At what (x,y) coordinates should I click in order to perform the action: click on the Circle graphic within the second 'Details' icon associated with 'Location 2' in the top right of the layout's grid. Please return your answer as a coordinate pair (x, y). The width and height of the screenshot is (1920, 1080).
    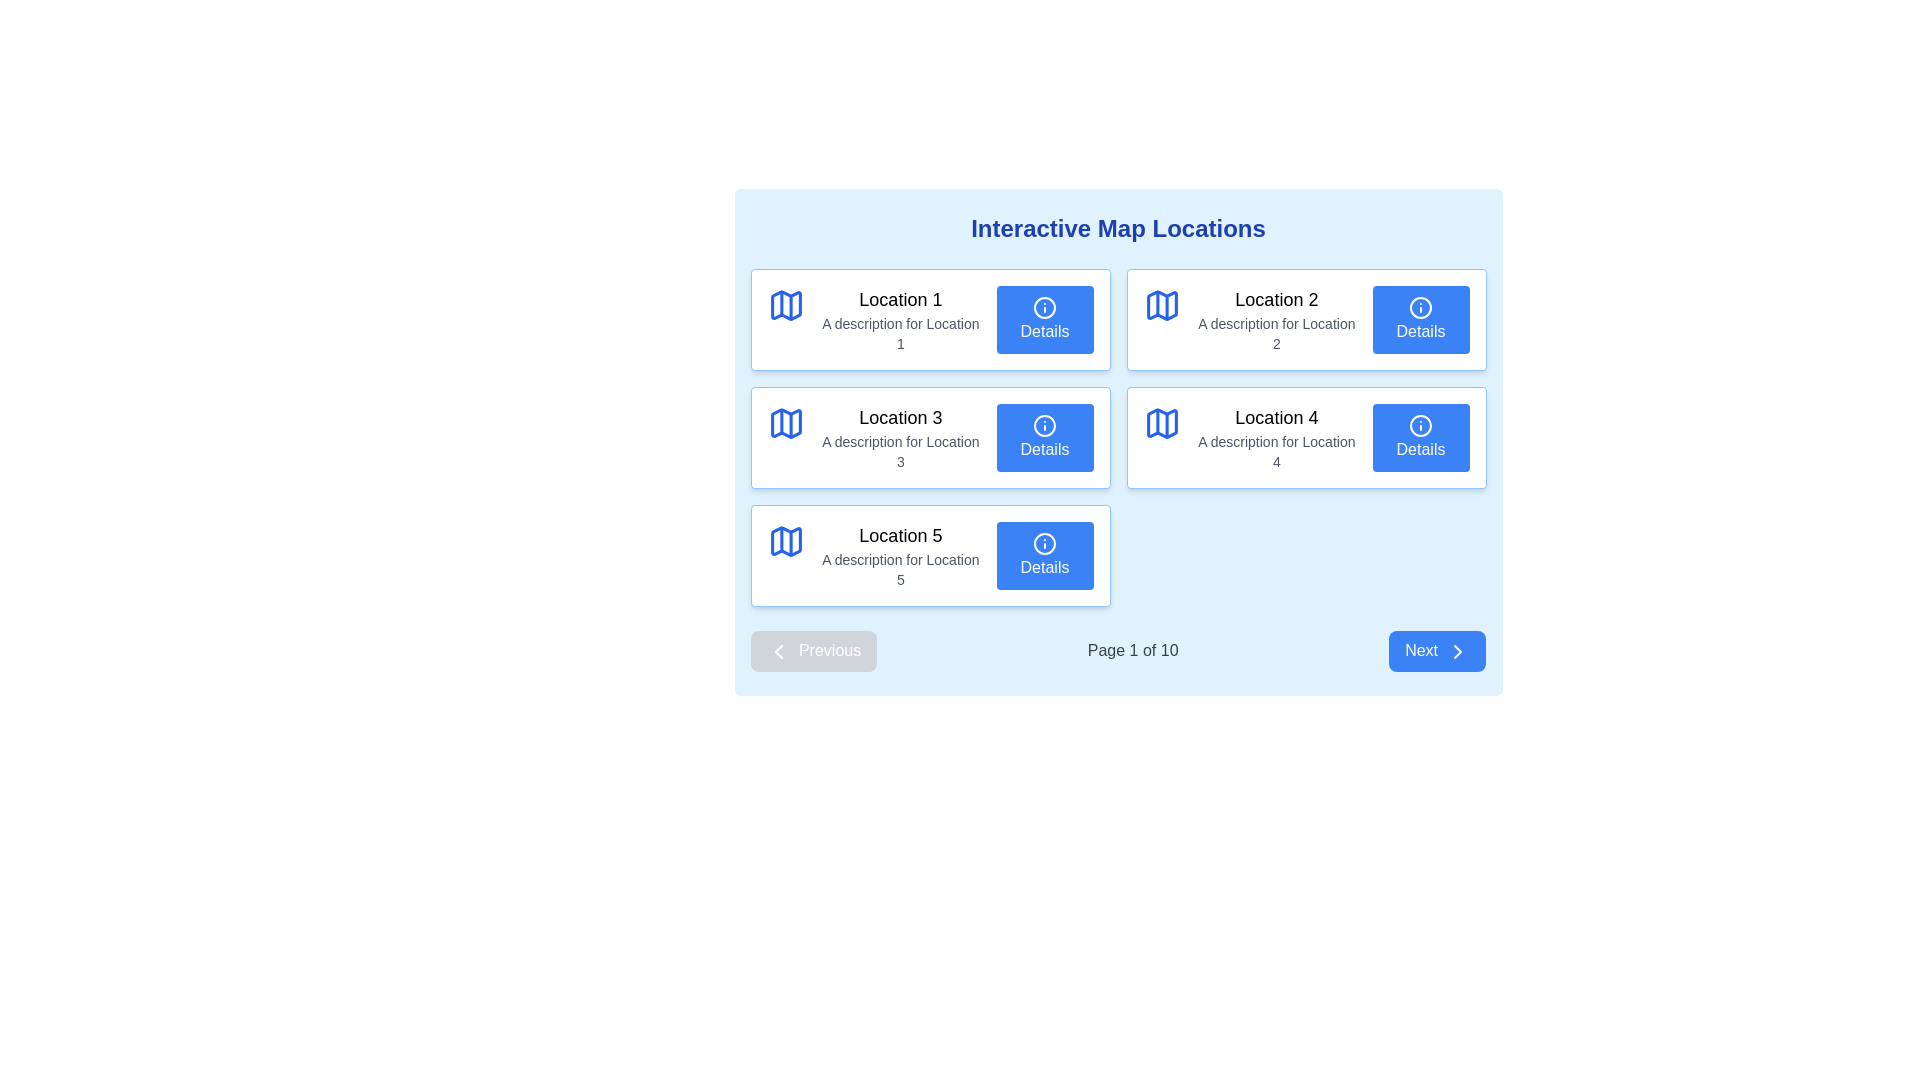
    Looking at the image, I should click on (1419, 308).